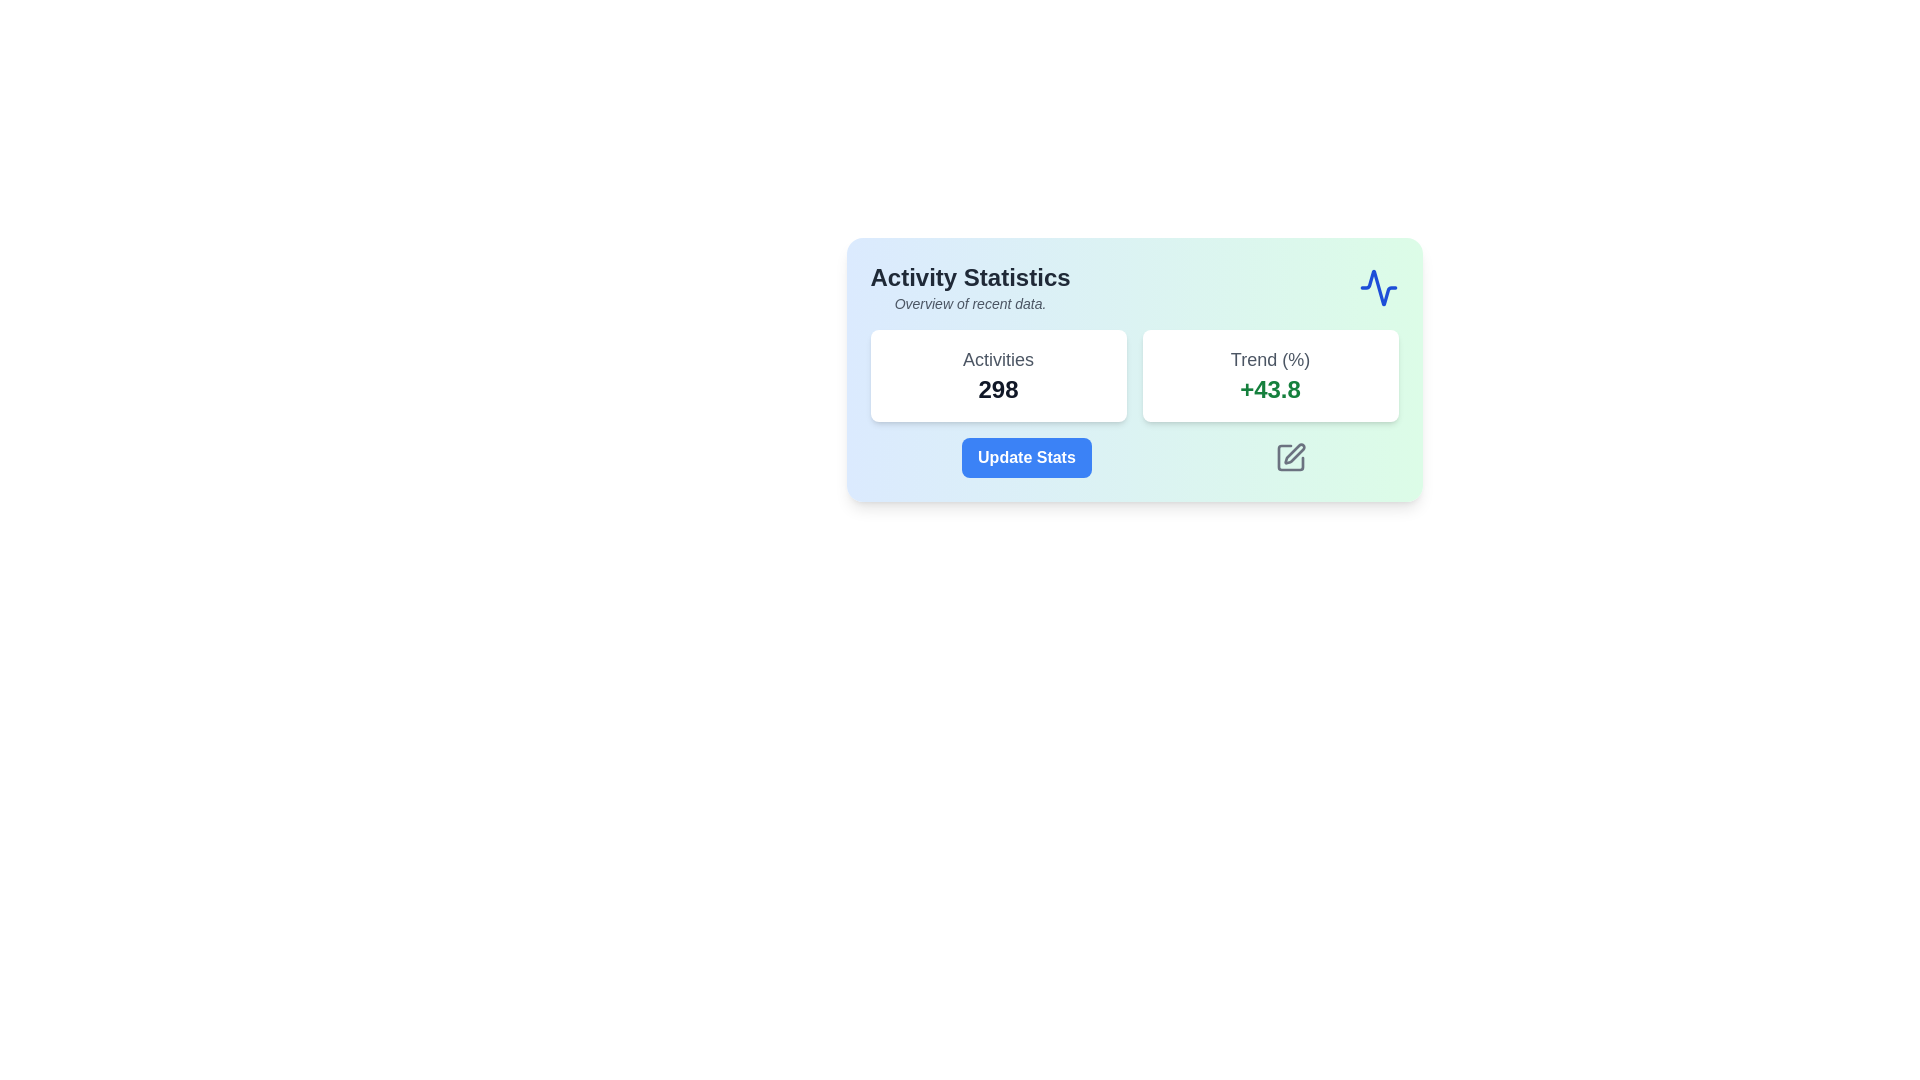 The image size is (1920, 1080). I want to click on the Text label that indicates activities, positioned at the top center of a white, rounded-corner box above the numeric value '298', so click(998, 358).